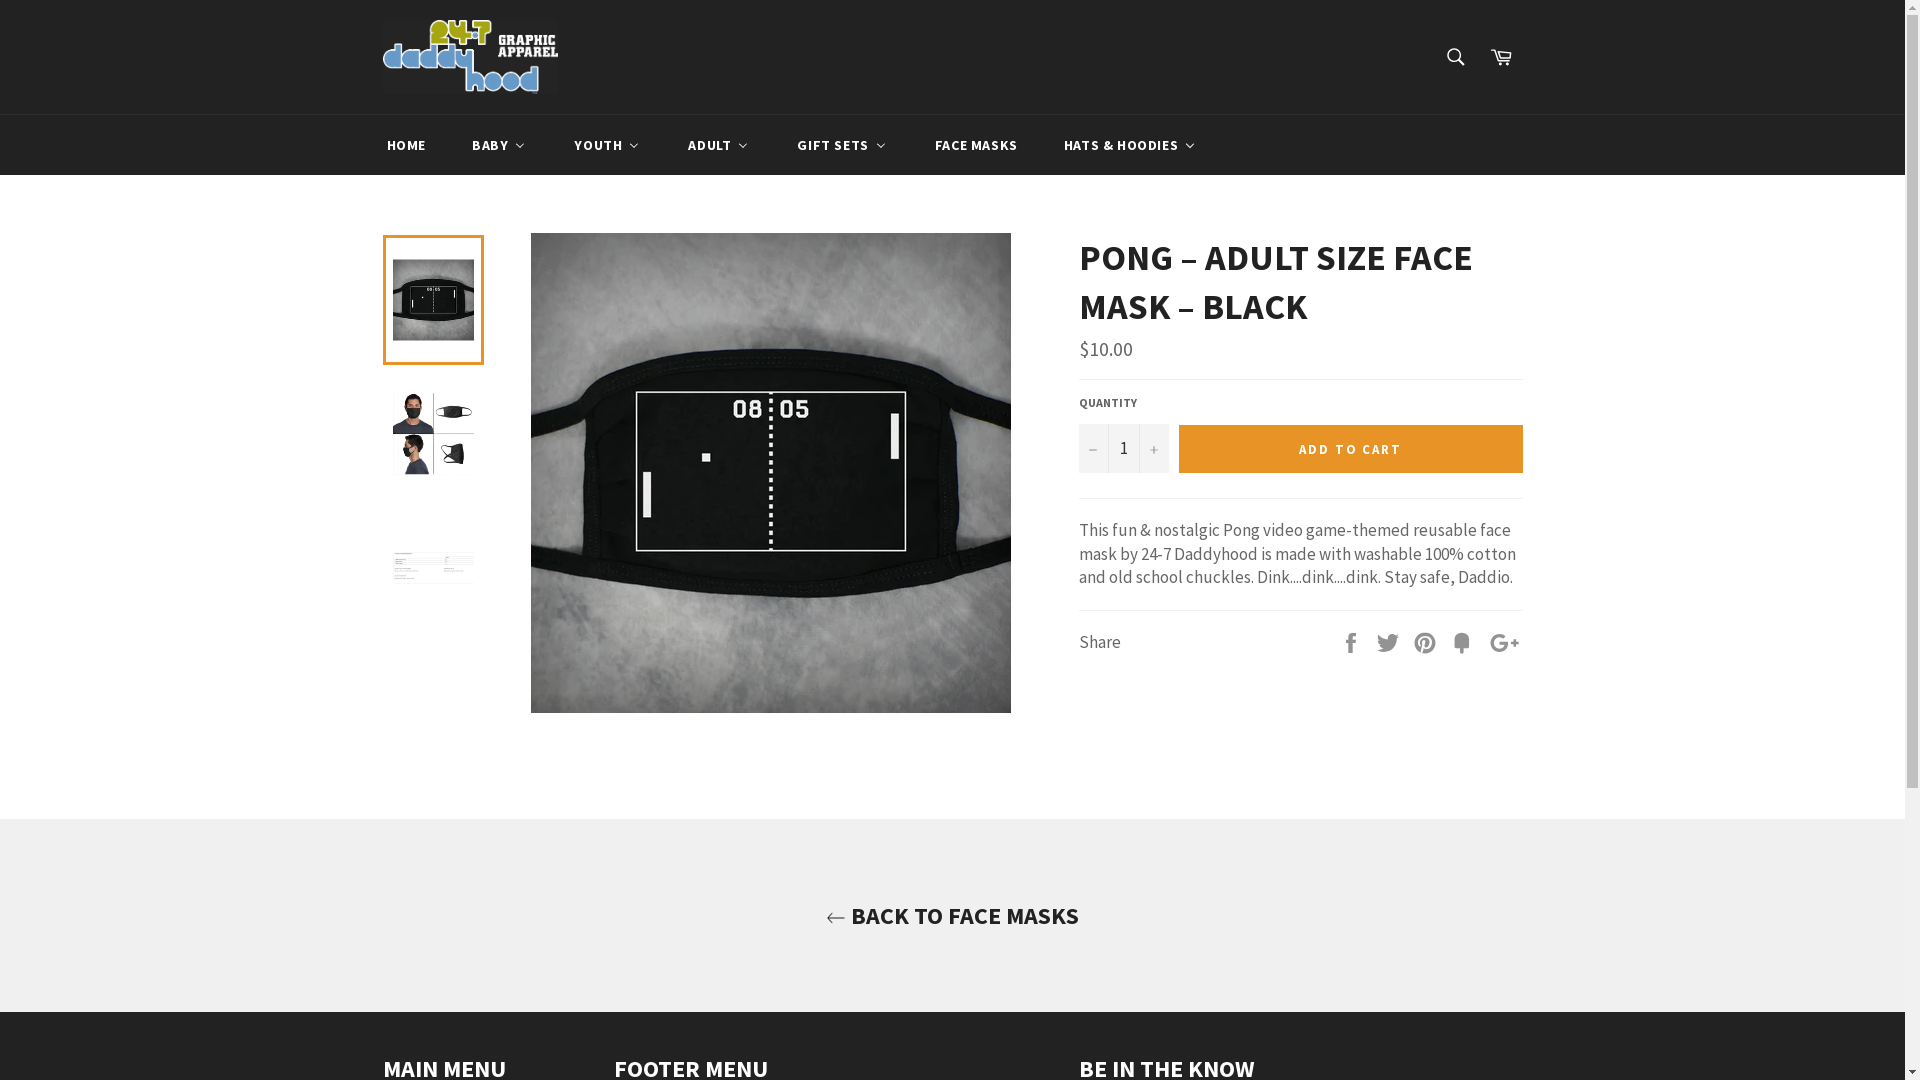 Image resolution: width=1920 pixels, height=1080 pixels. I want to click on '+', so click(1152, 447).